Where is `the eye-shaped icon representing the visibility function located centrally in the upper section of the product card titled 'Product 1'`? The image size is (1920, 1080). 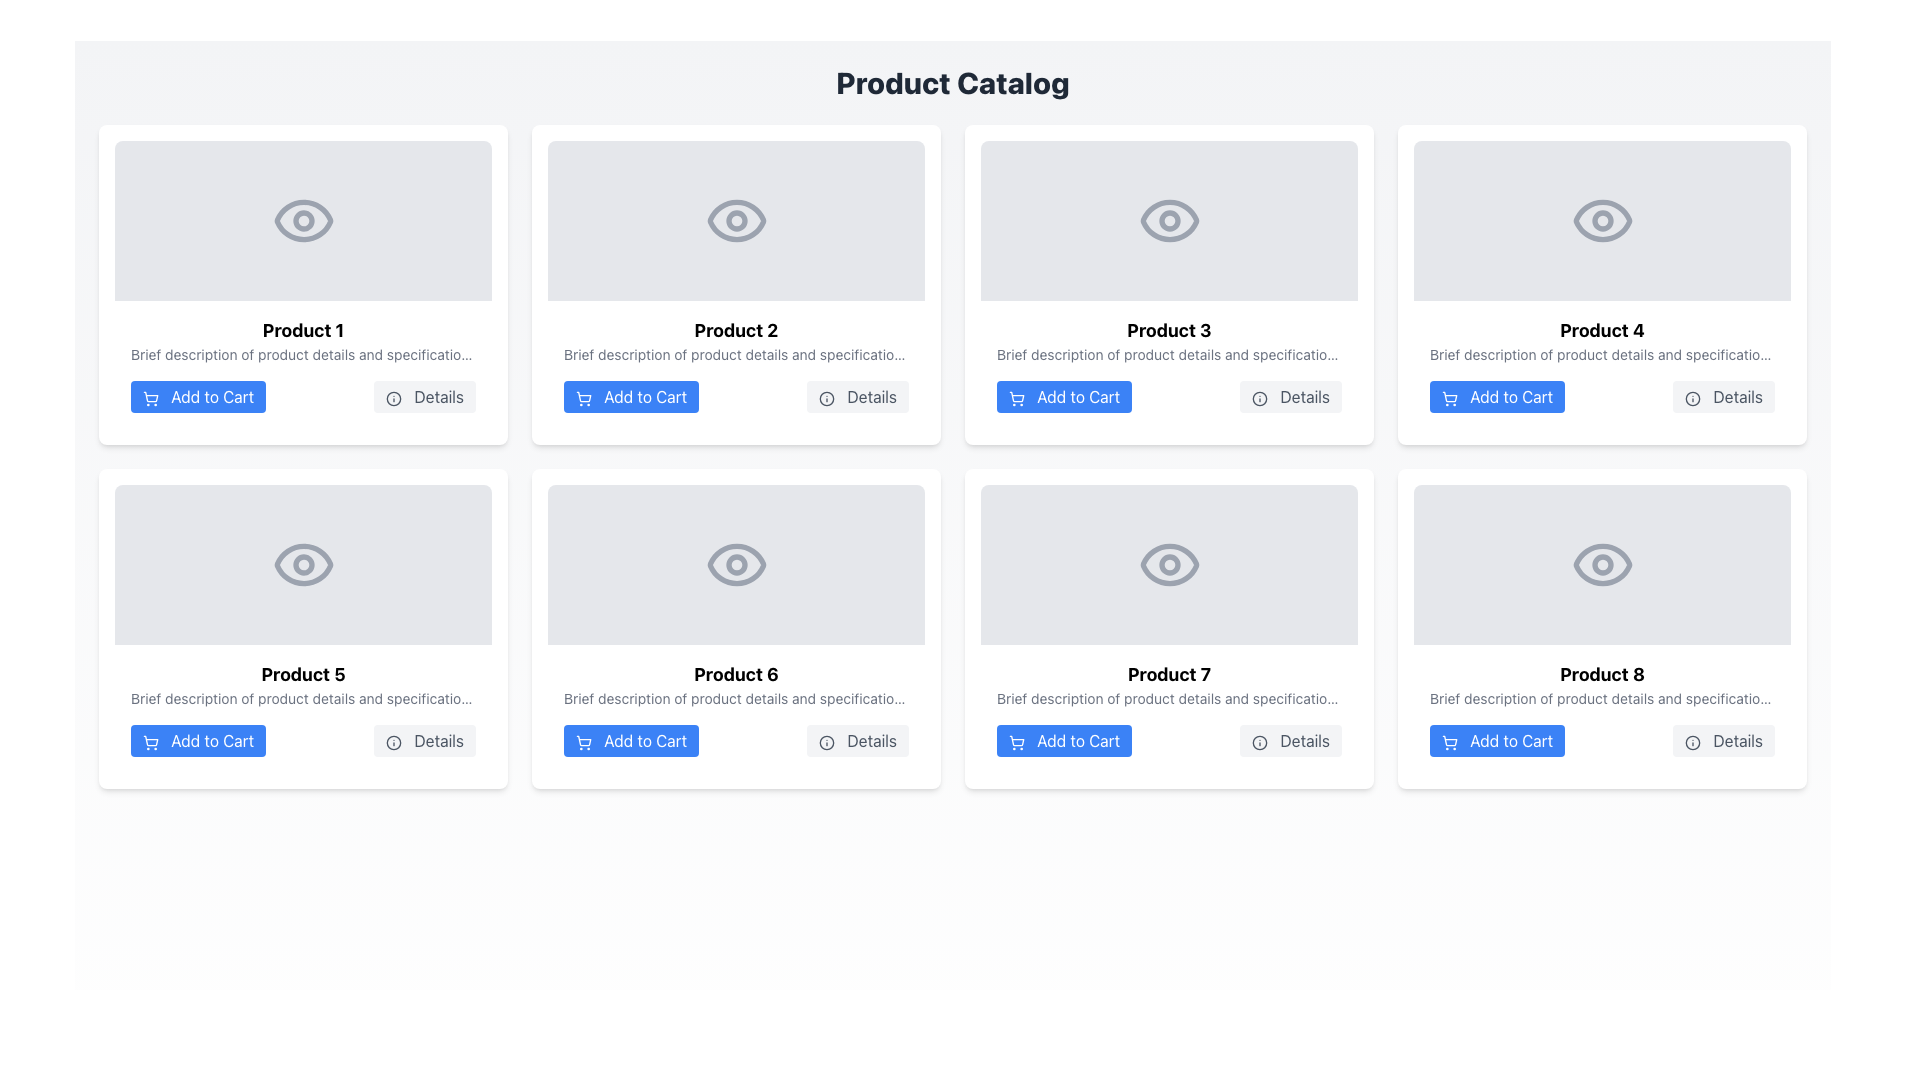 the eye-shaped icon representing the visibility function located centrally in the upper section of the product card titled 'Product 1' is located at coordinates (302, 220).